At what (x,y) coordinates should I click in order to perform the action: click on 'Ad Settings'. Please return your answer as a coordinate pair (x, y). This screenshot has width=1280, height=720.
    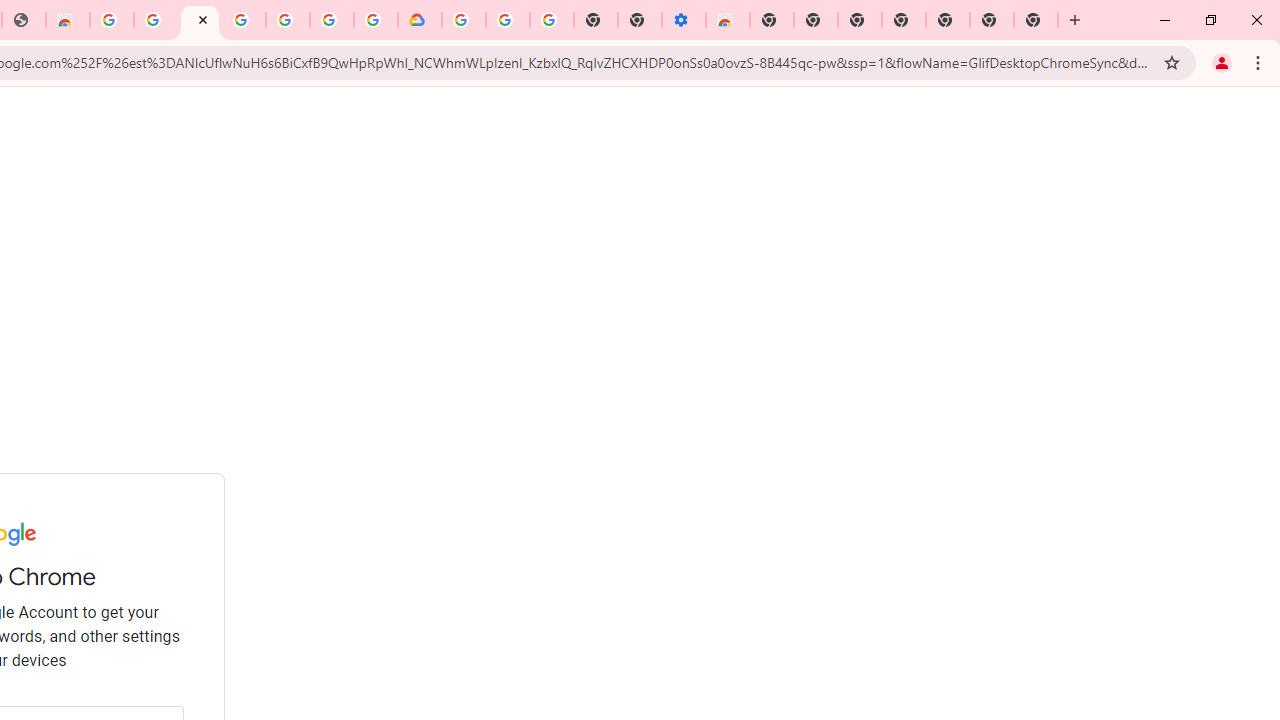
    Looking at the image, I should click on (155, 20).